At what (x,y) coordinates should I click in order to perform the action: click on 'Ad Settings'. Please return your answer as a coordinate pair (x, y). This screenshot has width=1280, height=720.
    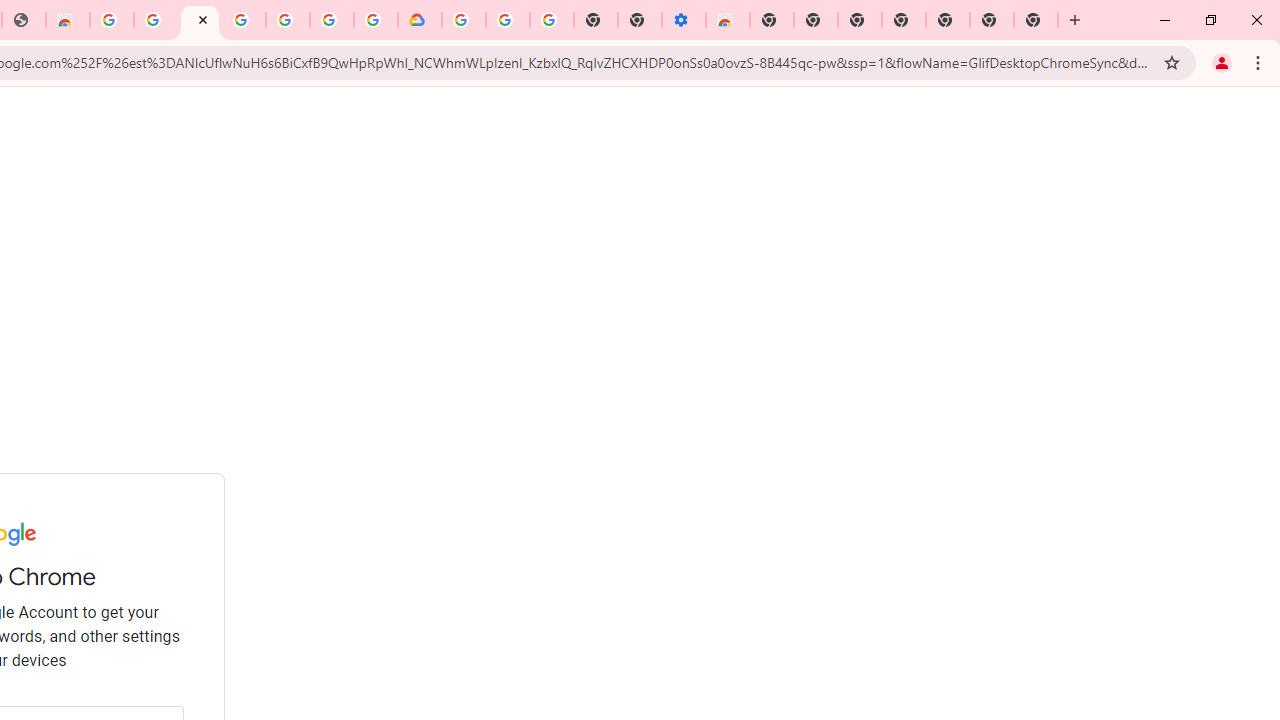
    Looking at the image, I should click on (155, 20).